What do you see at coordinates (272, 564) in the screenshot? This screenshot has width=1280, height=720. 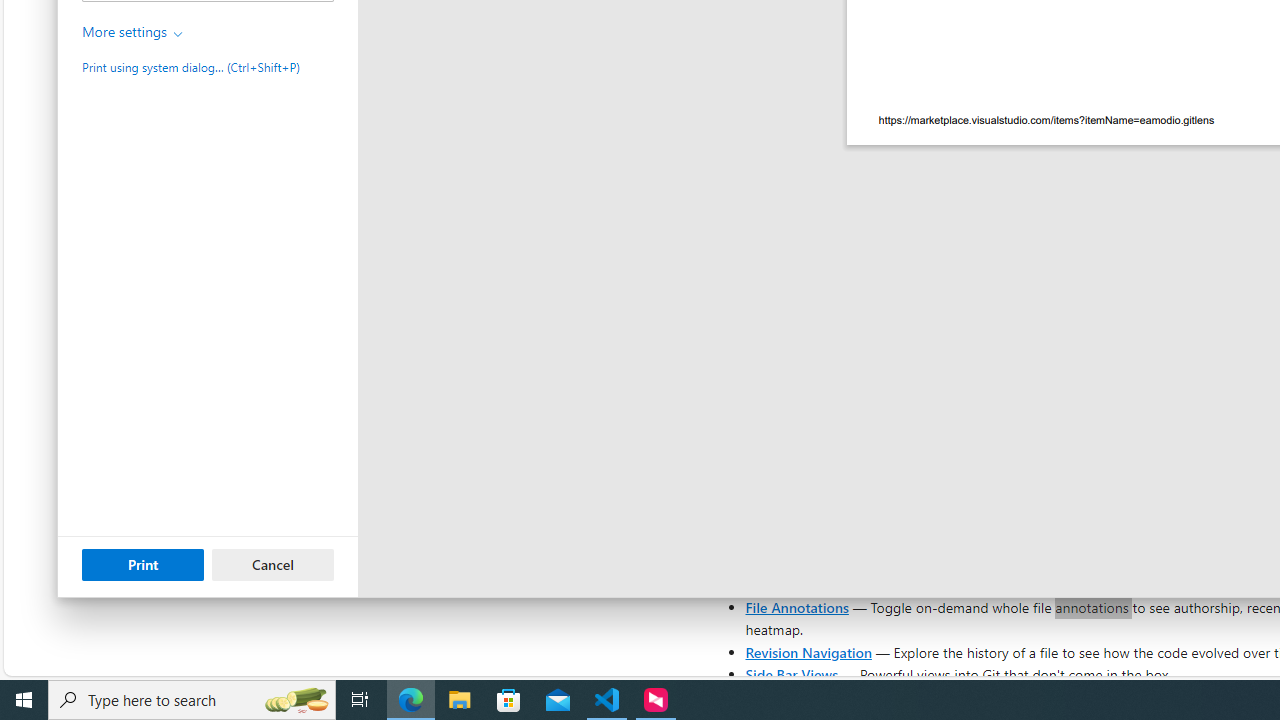 I see `'Cancel'` at bounding box center [272, 564].